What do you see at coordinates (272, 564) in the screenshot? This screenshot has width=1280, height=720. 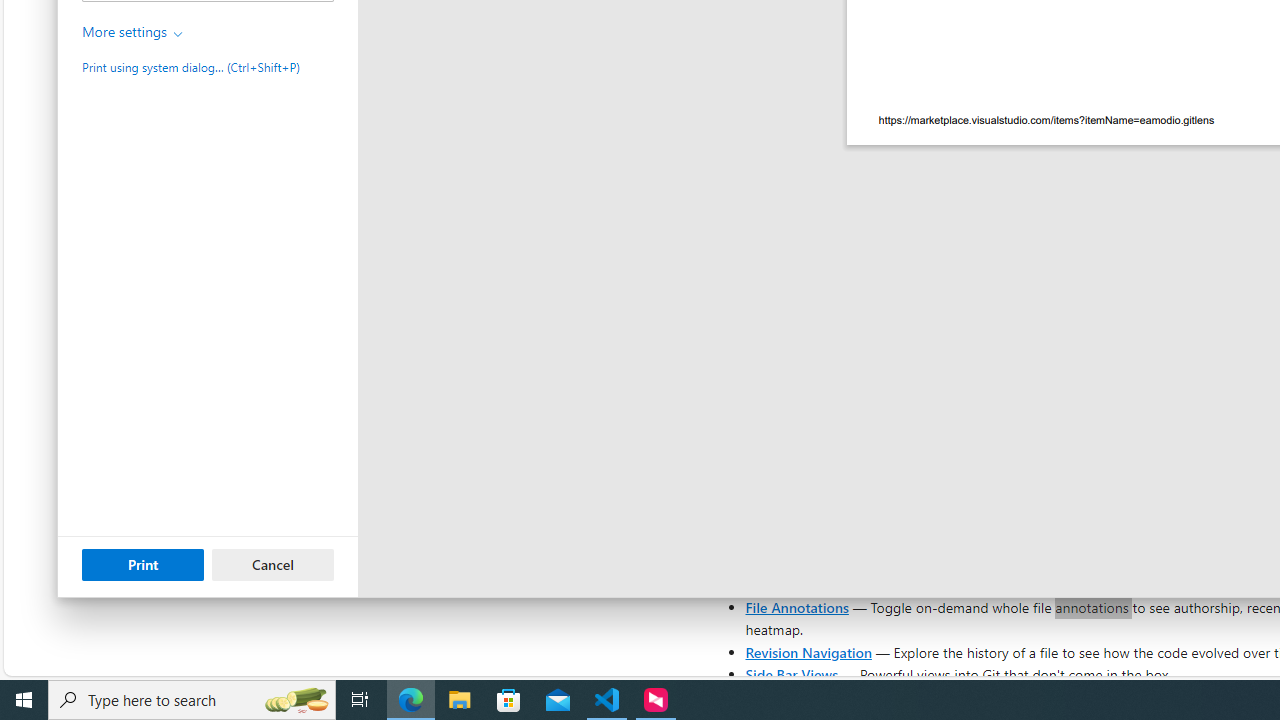 I see `'Cancel'` at bounding box center [272, 564].